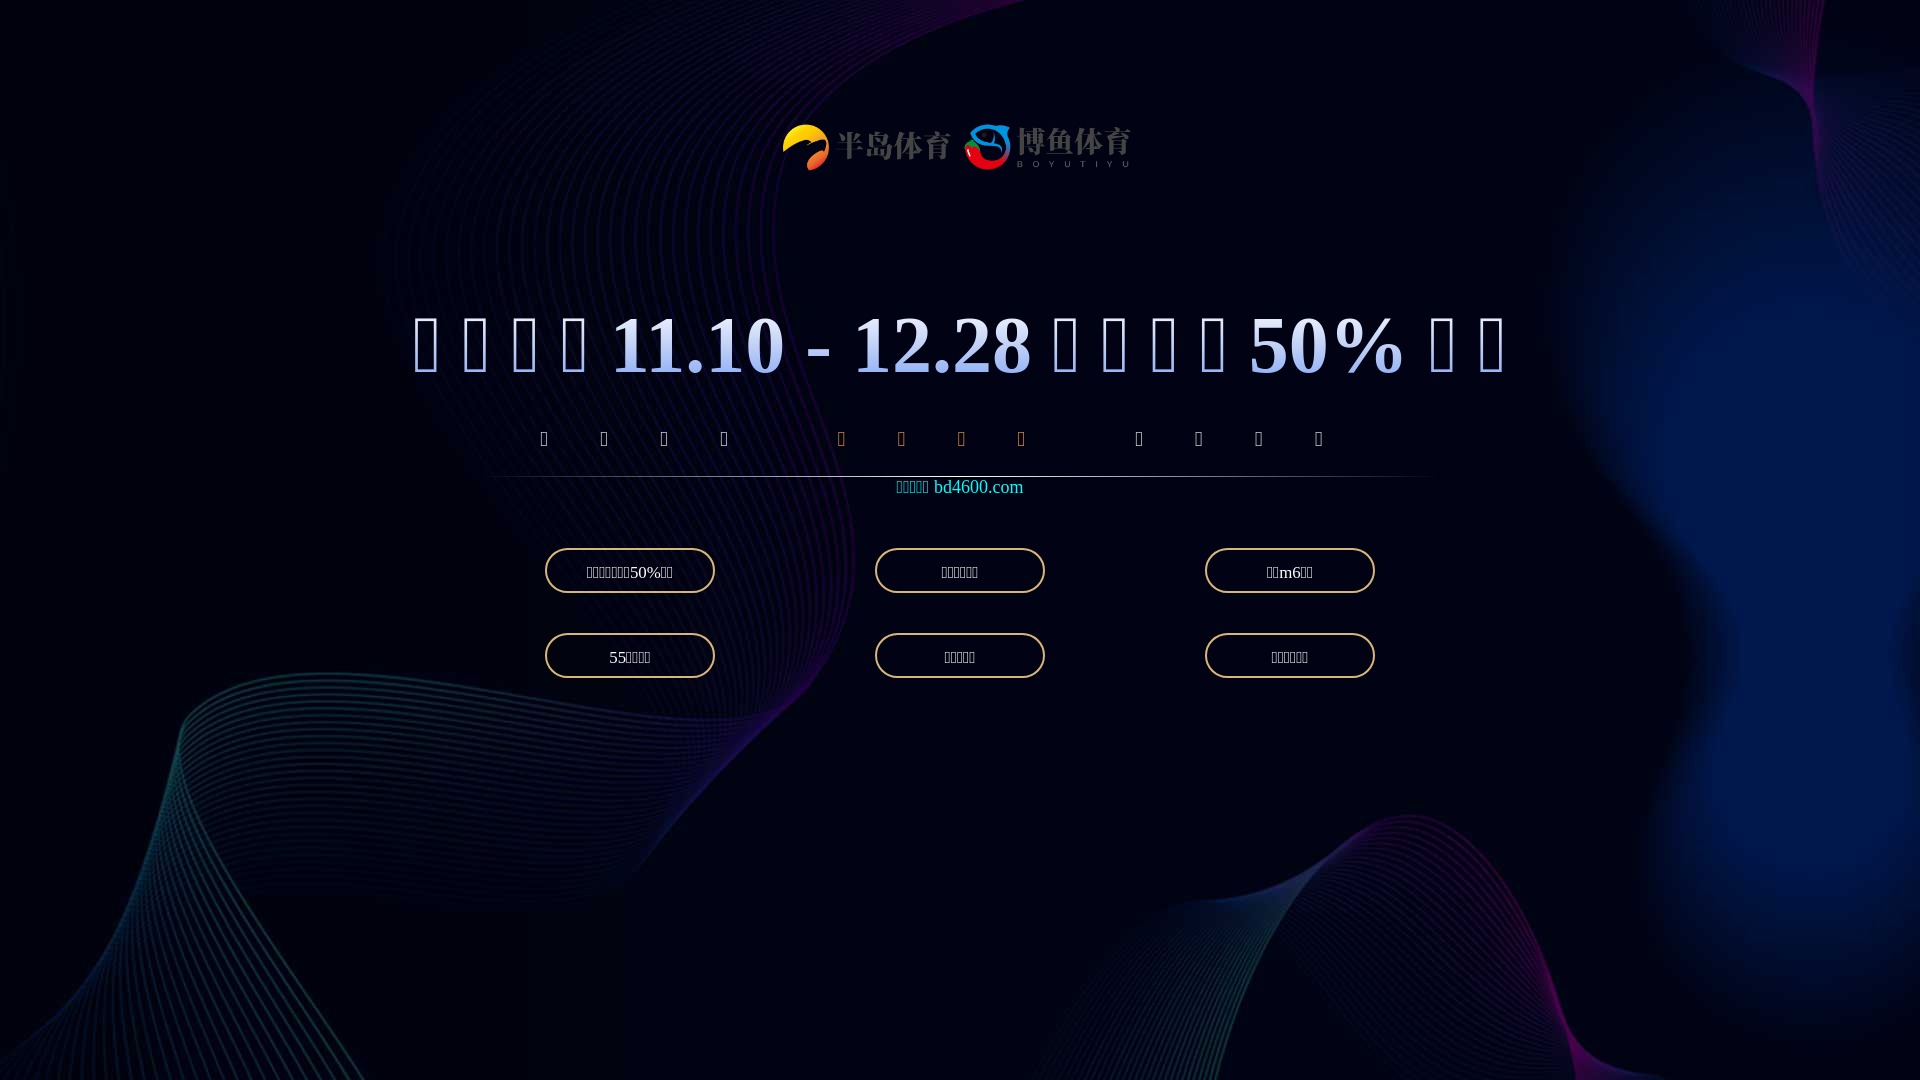 This screenshot has width=1920, height=1080. Describe the element at coordinates (1418, 71) in the screenshot. I see `'EN'` at that location.